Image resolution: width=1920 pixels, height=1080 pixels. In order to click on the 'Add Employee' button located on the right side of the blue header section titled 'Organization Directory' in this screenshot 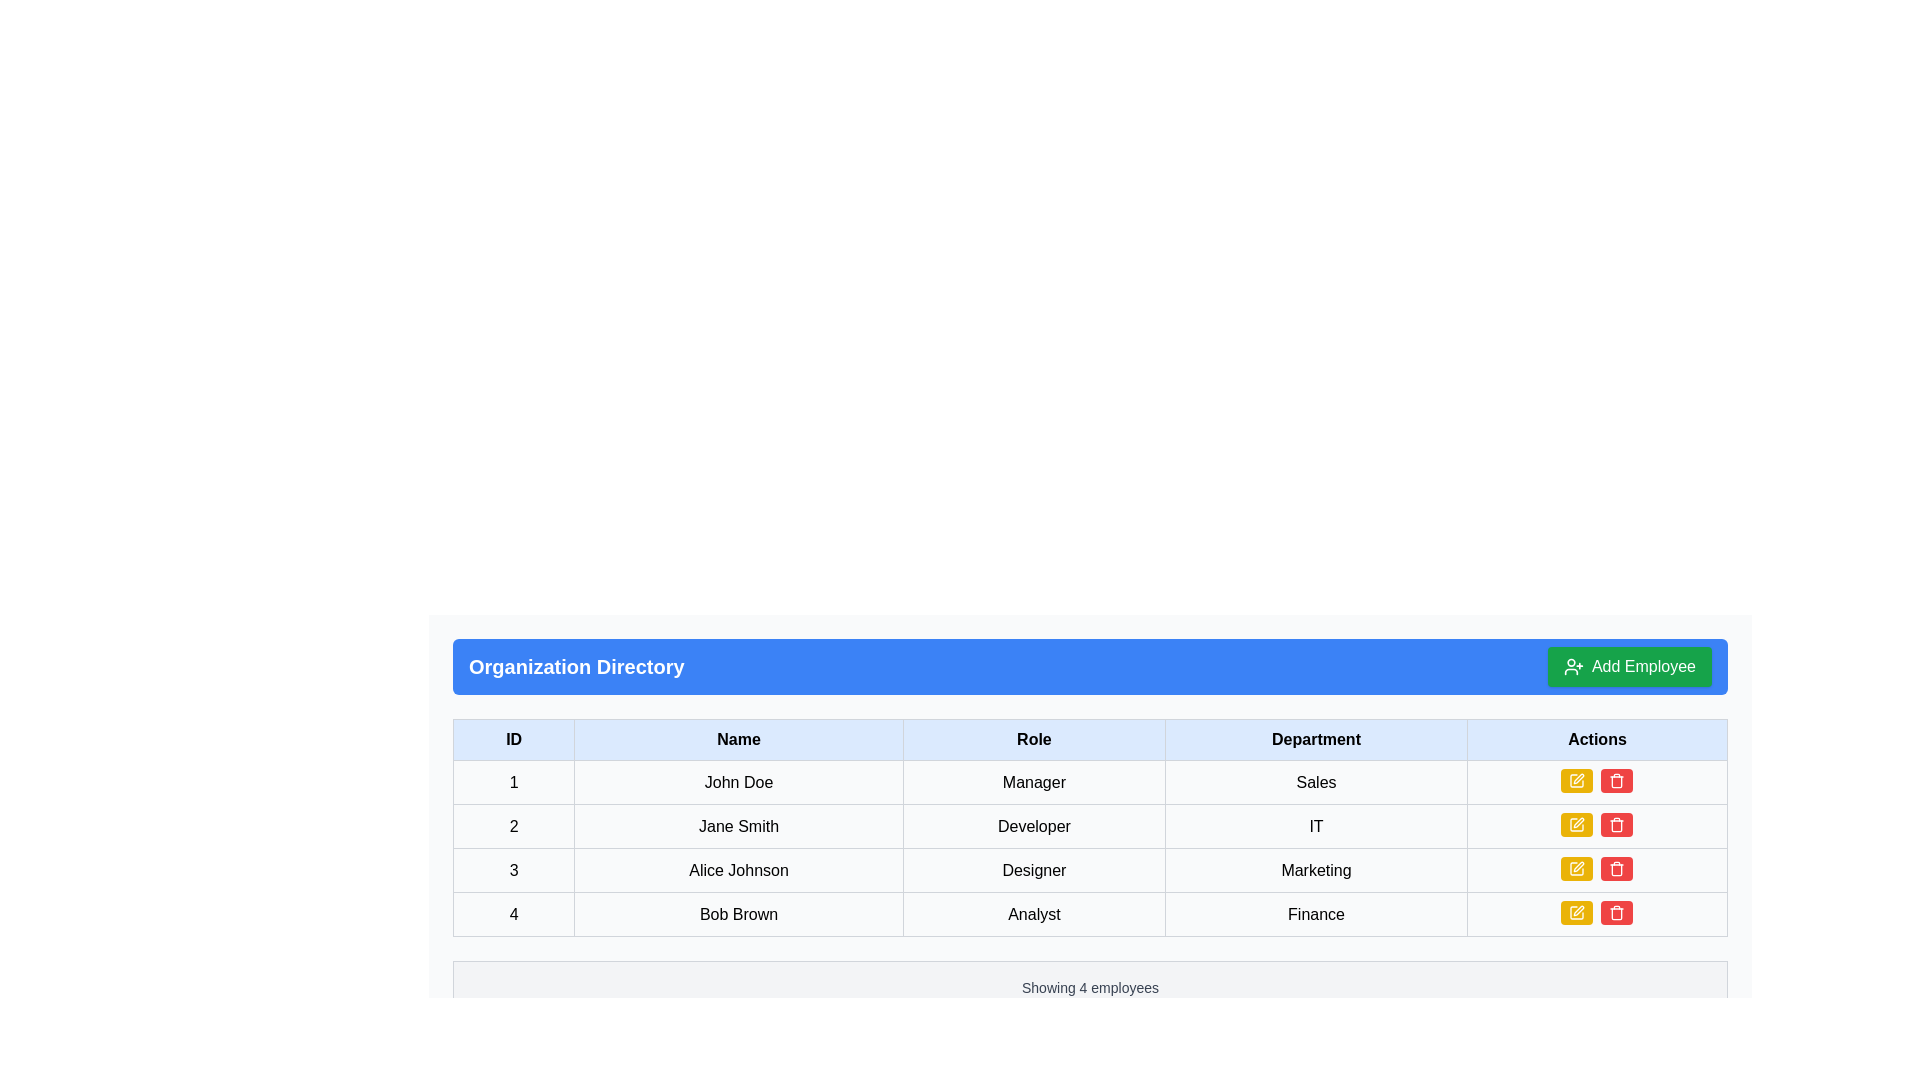, I will do `click(1629, 667)`.